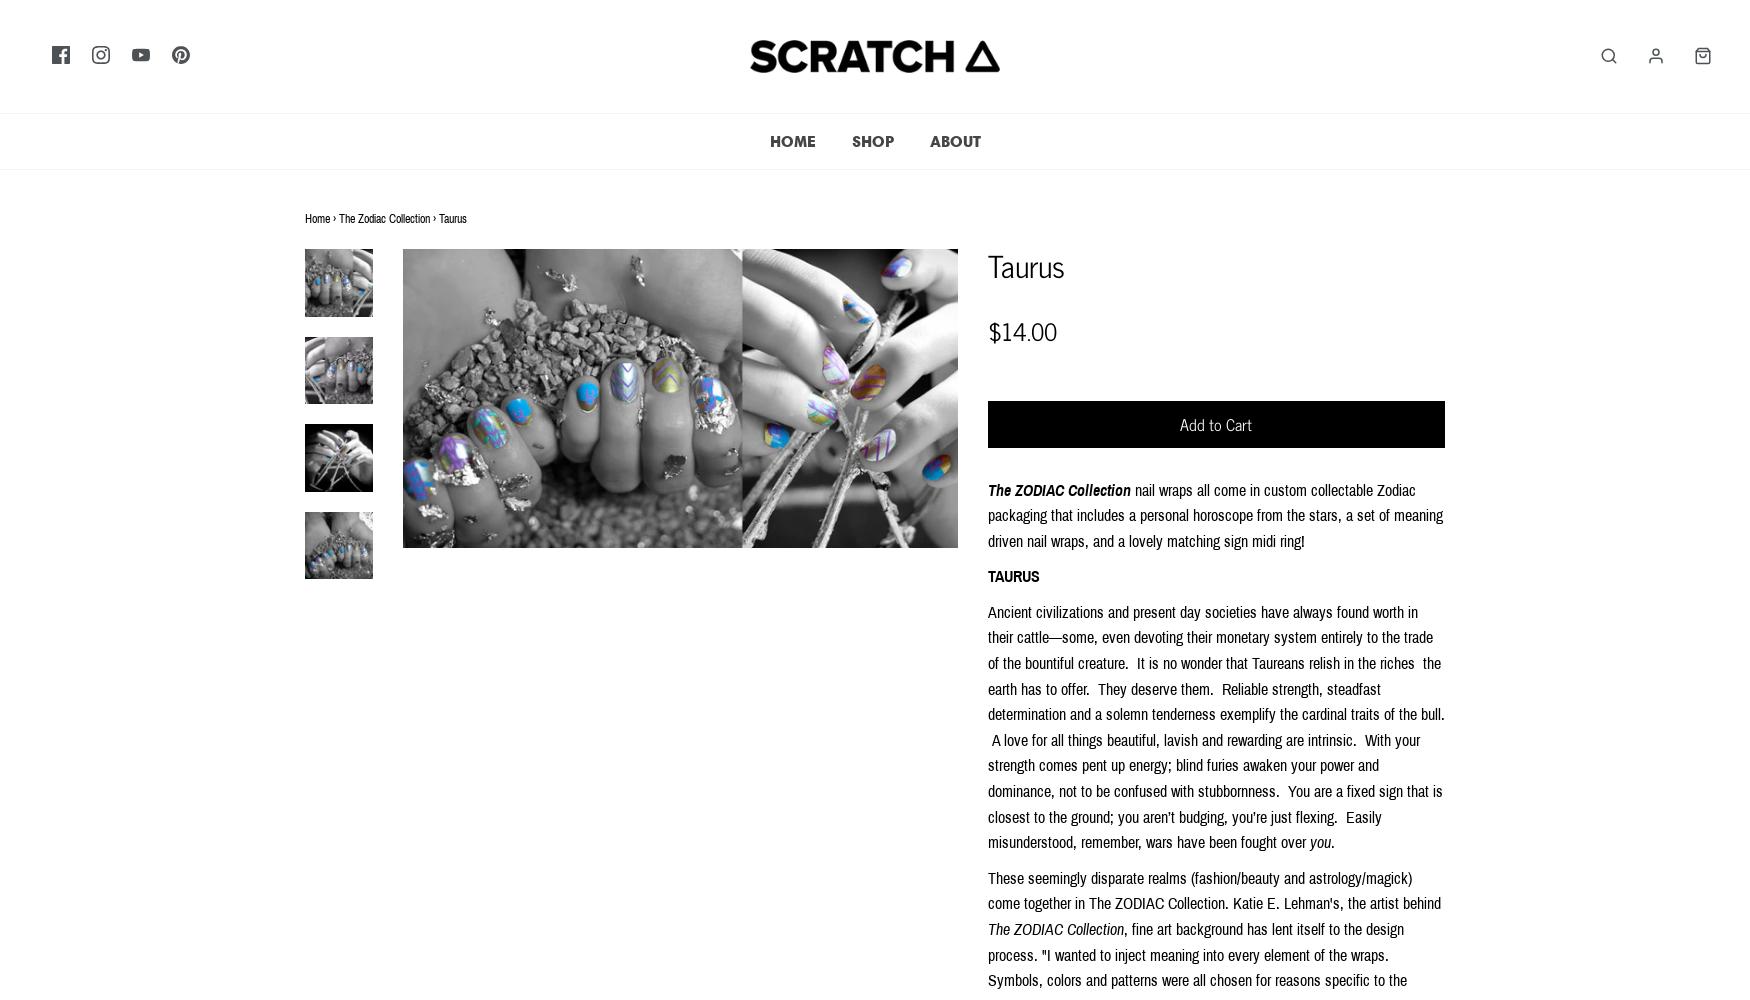  Describe the element at coordinates (1198, 890) in the screenshot. I see `'These seemingly disparate realms (fashion/beauty and astrology/magick) come together in The ZODIAC Collection.'` at that location.